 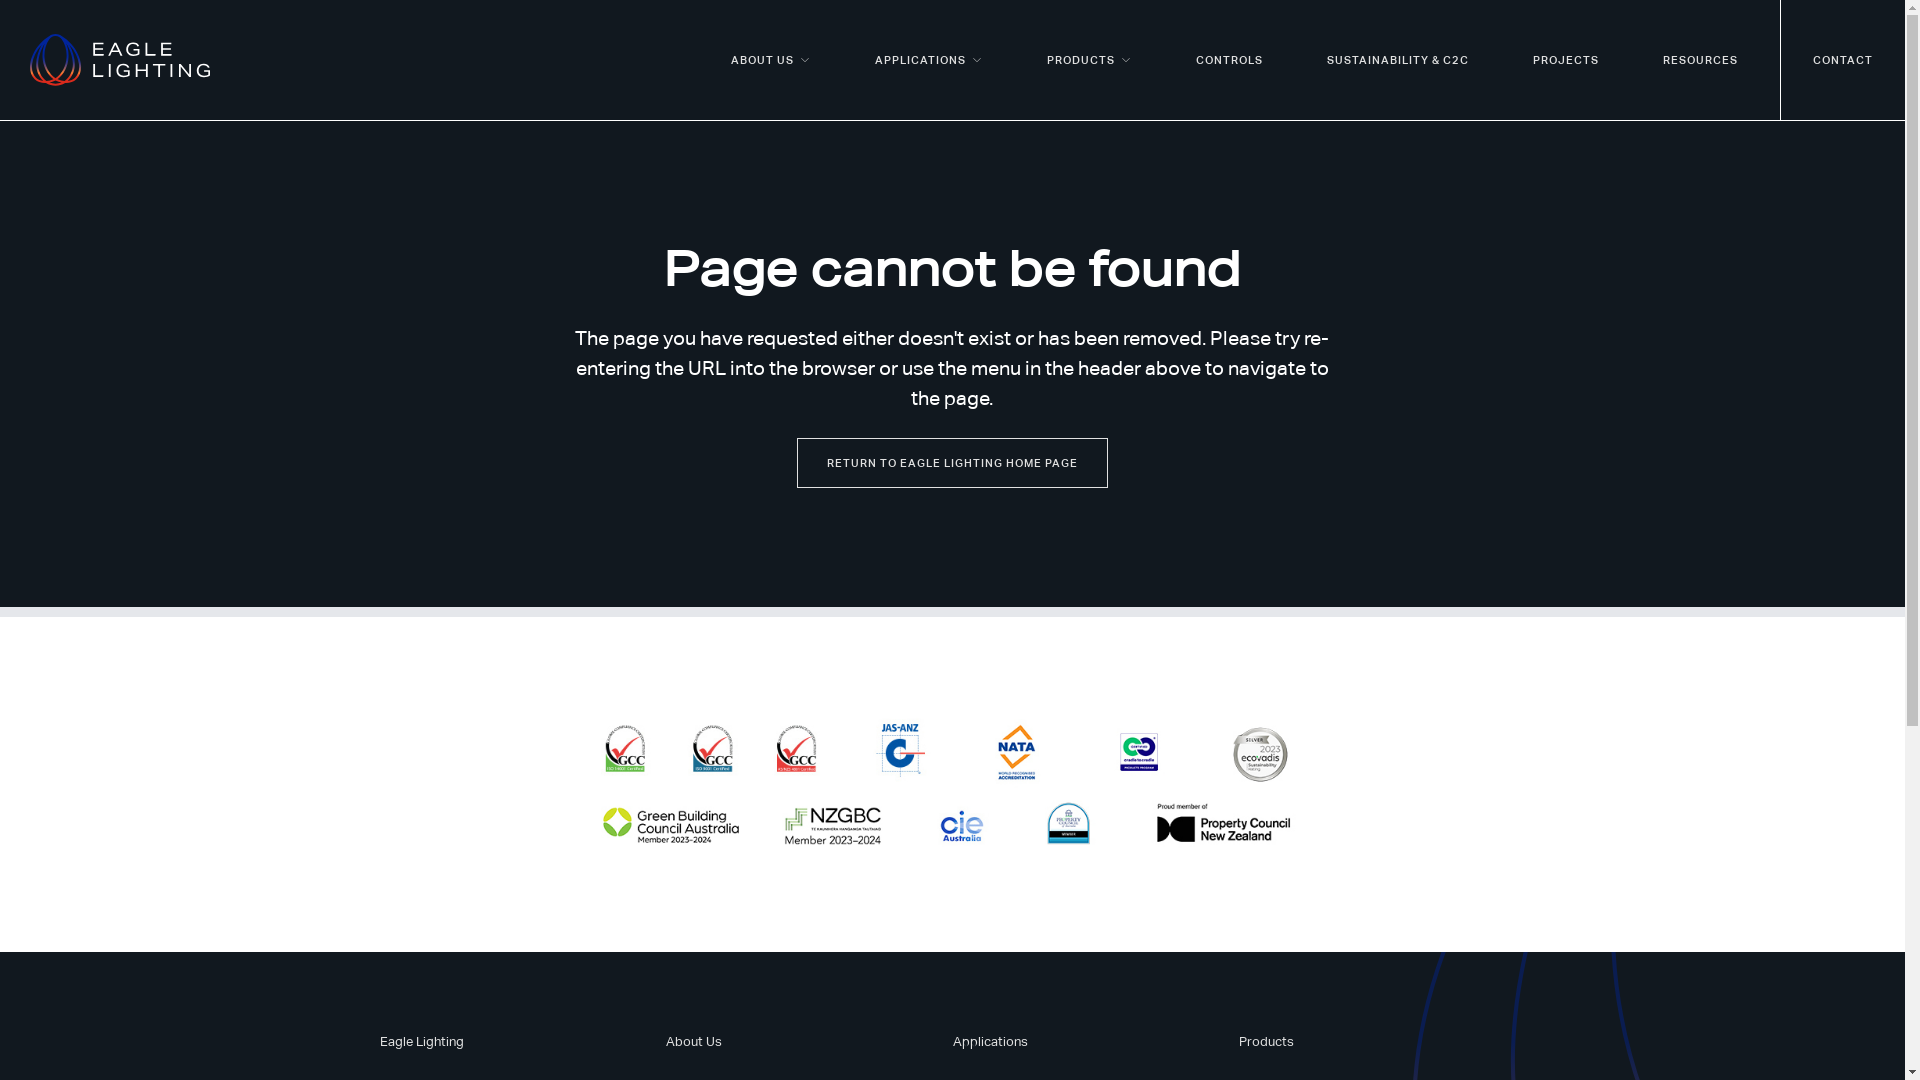 What do you see at coordinates (694, 1040) in the screenshot?
I see `'About Us'` at bounding box center [694, 1040].